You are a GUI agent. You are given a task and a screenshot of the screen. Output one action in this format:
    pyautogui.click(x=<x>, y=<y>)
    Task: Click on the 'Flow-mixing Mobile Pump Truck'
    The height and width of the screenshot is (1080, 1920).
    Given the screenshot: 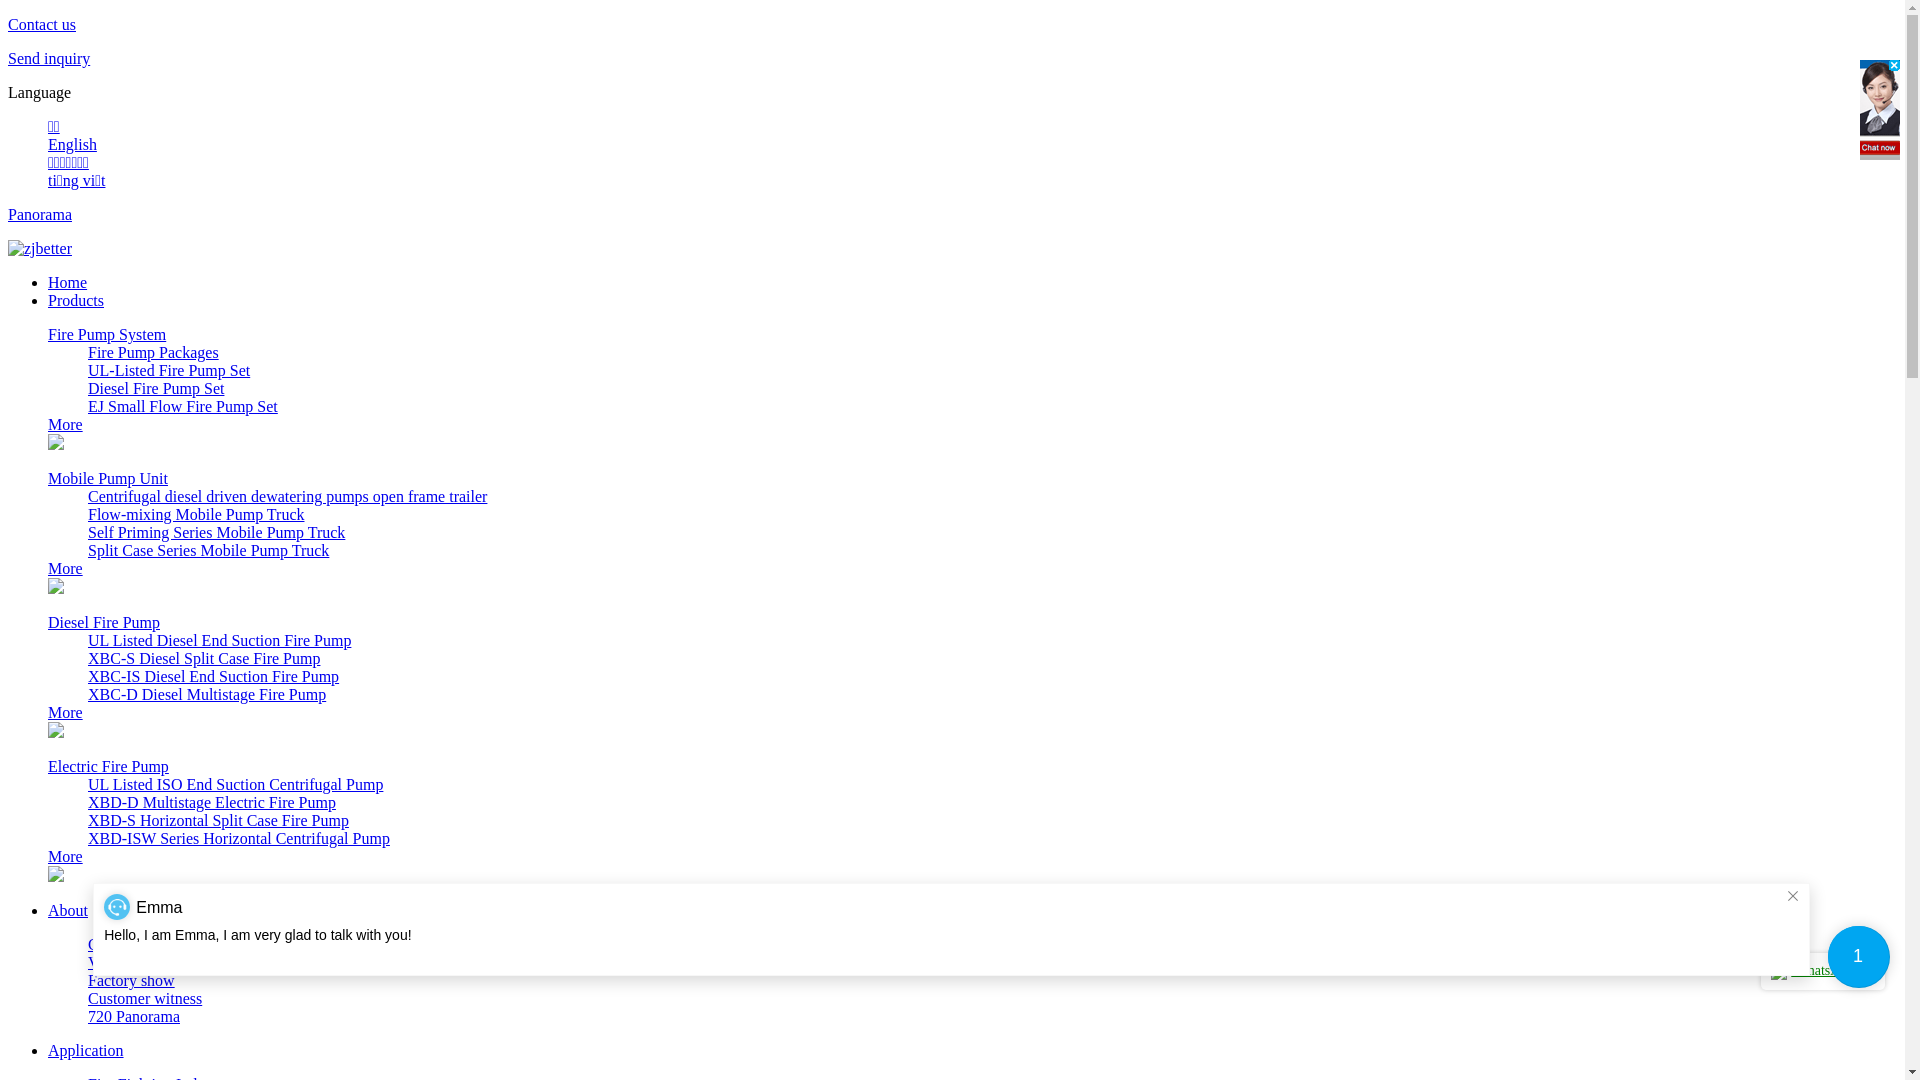 What is the action you would take?
    pyautogui.click(x=196, y=513)
    